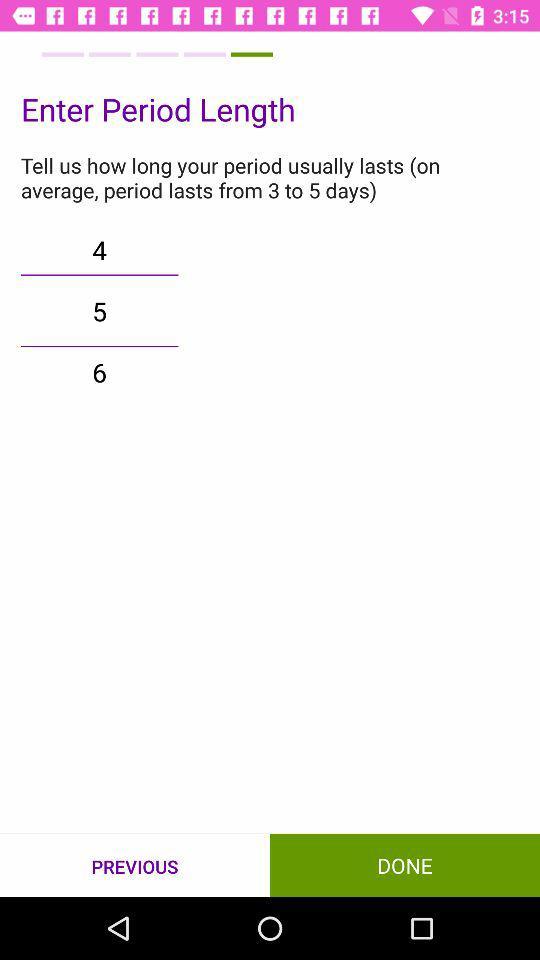 Image resolution: width=540 pixels, height=960 pixels. What do you see at coordinates (405, 864) in the screenshot?
I see `item to the right of the previous icon` at bounding box center [405, 864].